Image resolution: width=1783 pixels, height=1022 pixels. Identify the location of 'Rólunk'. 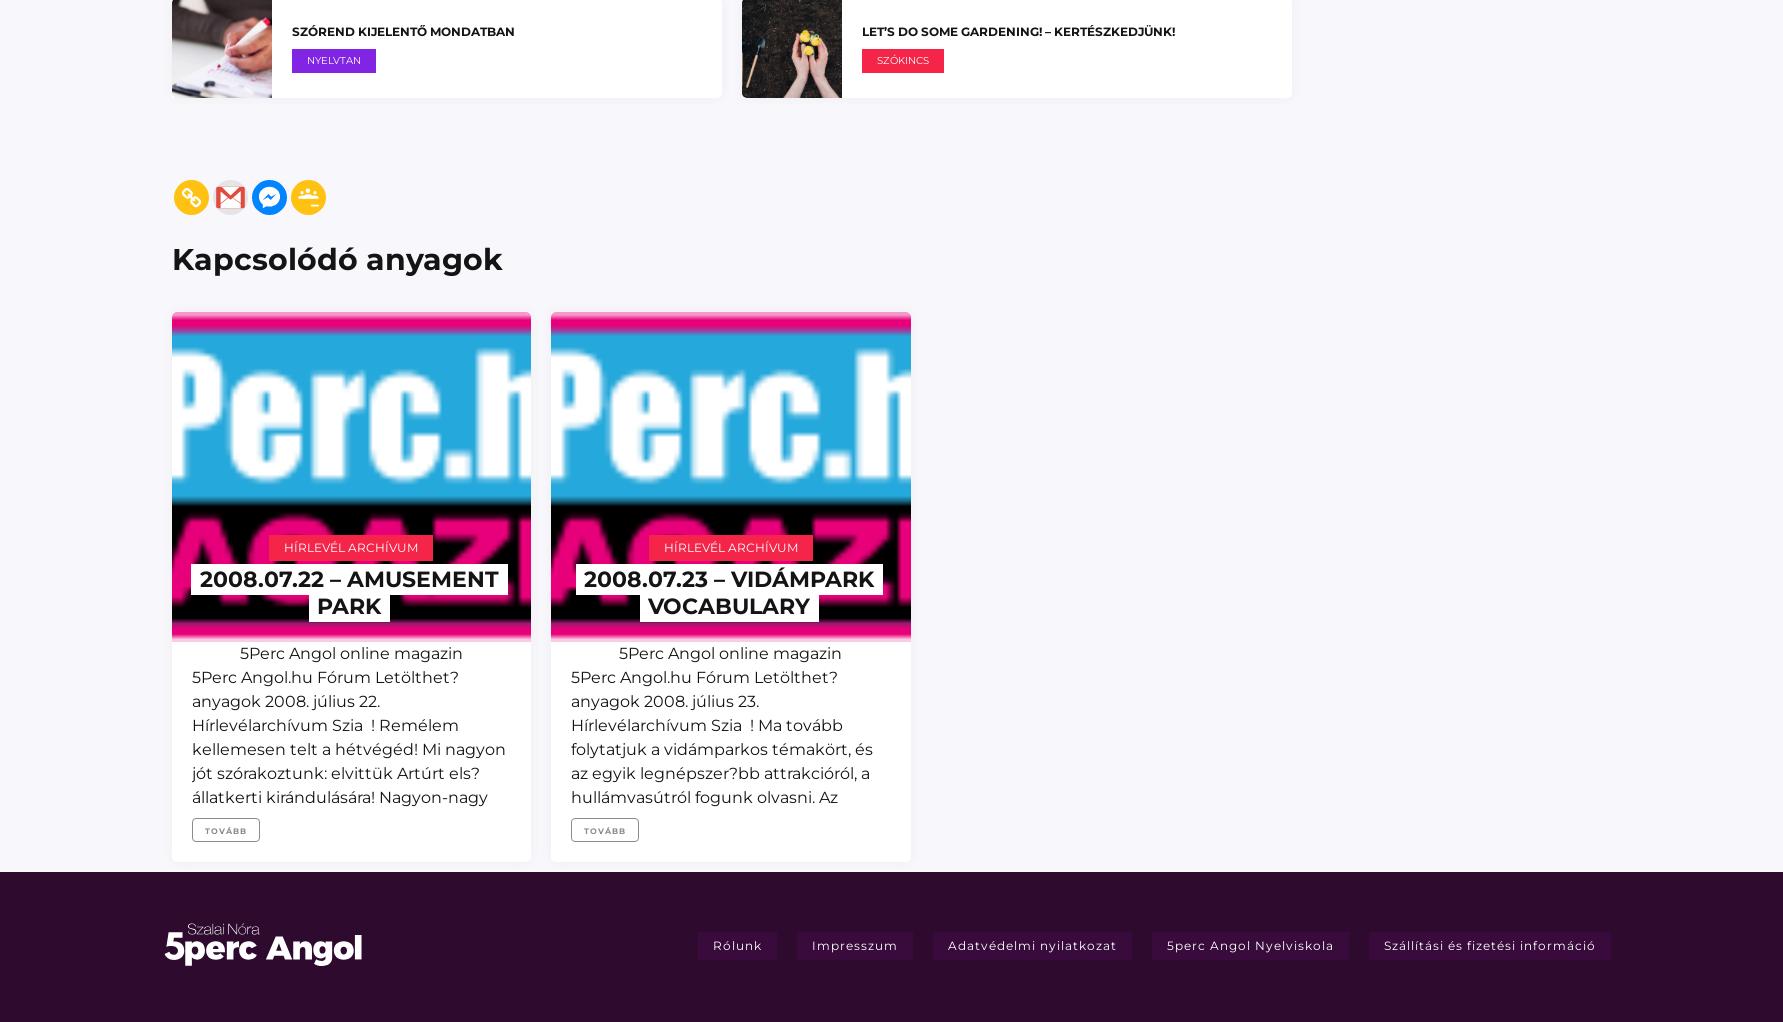
(735, 944).